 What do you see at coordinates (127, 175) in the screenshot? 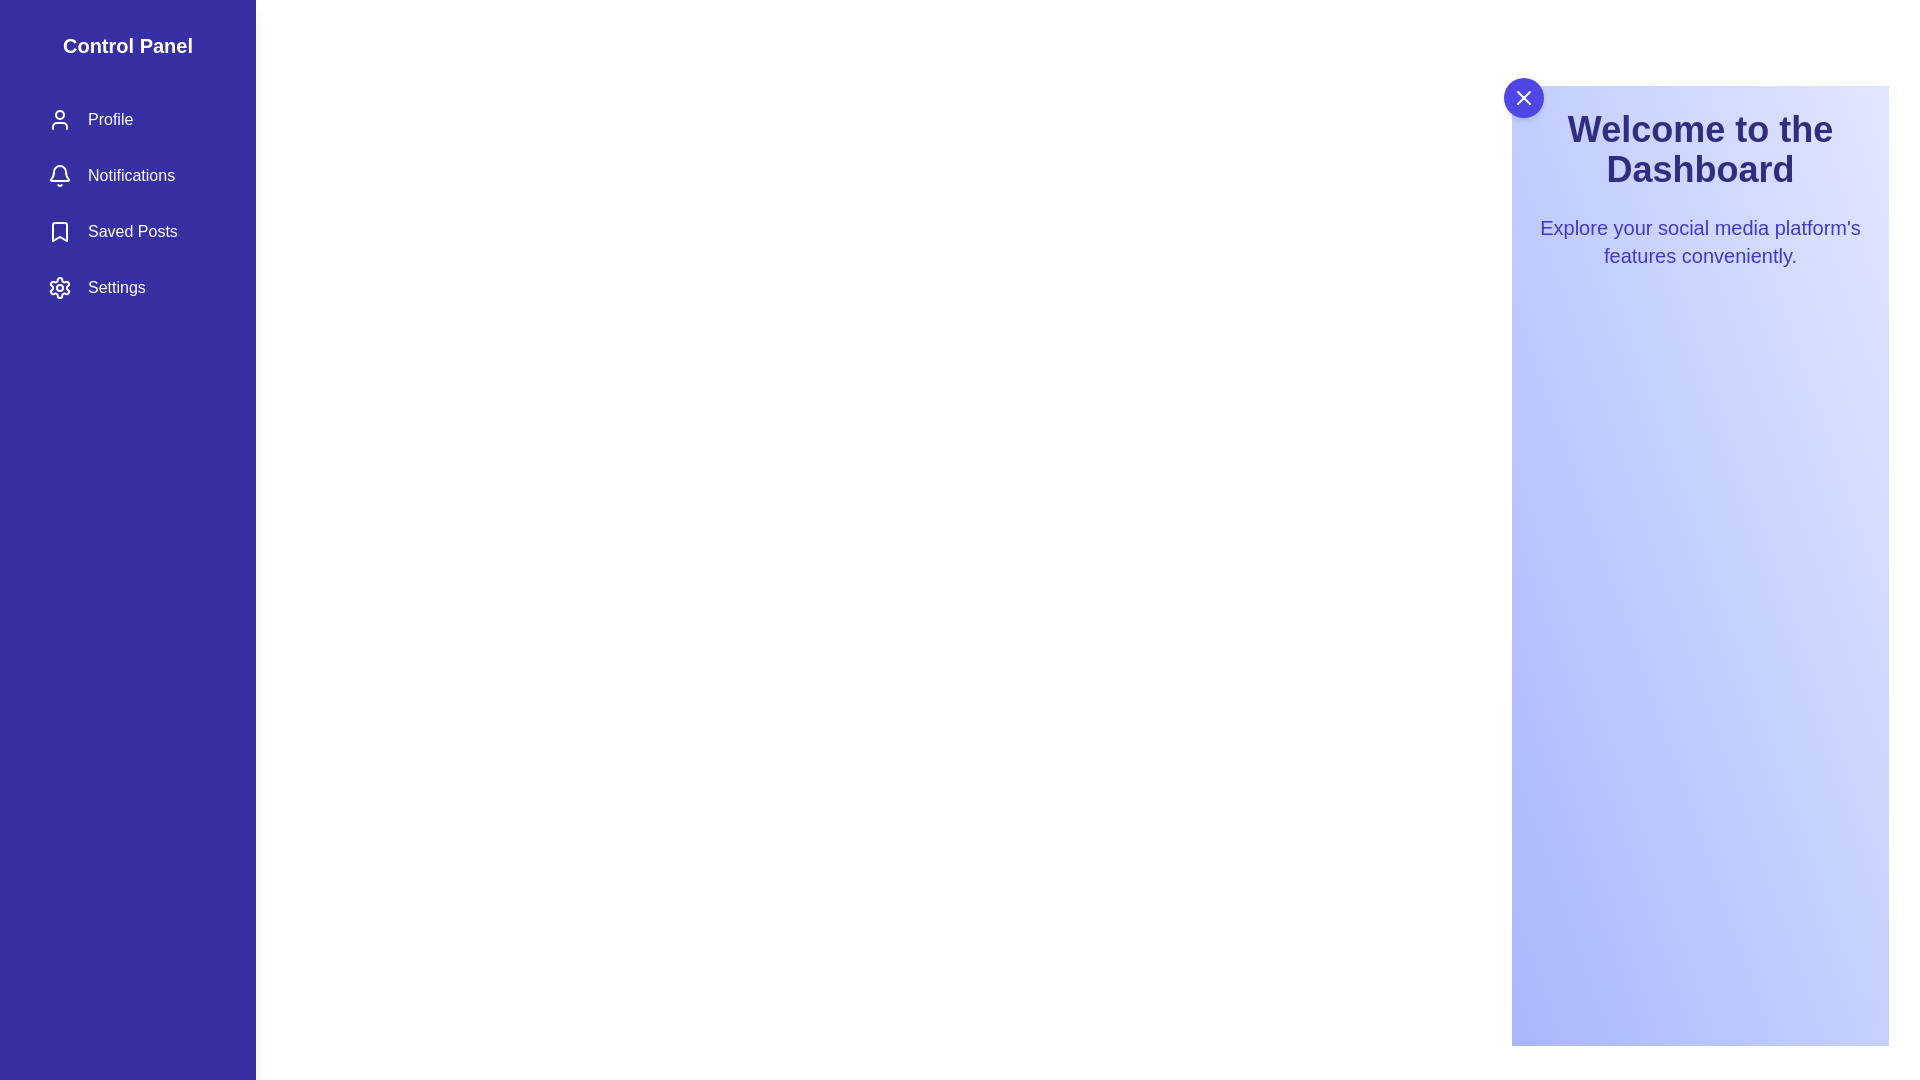
I see `the side drawer item Notifications to observe visual feedback` at bounding box center [127, 175].